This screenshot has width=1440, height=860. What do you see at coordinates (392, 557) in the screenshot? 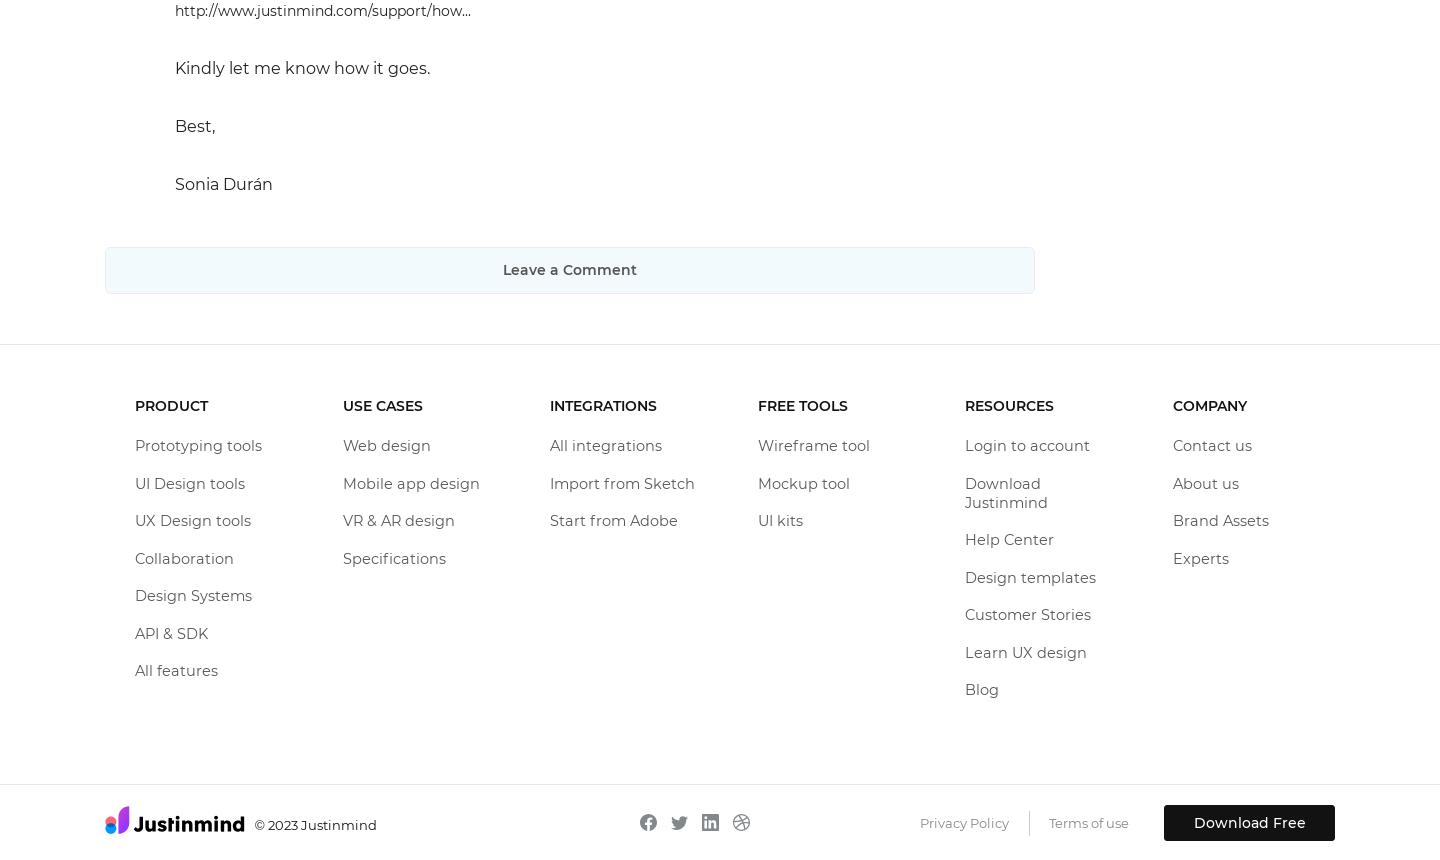
I see `'Specifications'` at bounding box center [392, 557].